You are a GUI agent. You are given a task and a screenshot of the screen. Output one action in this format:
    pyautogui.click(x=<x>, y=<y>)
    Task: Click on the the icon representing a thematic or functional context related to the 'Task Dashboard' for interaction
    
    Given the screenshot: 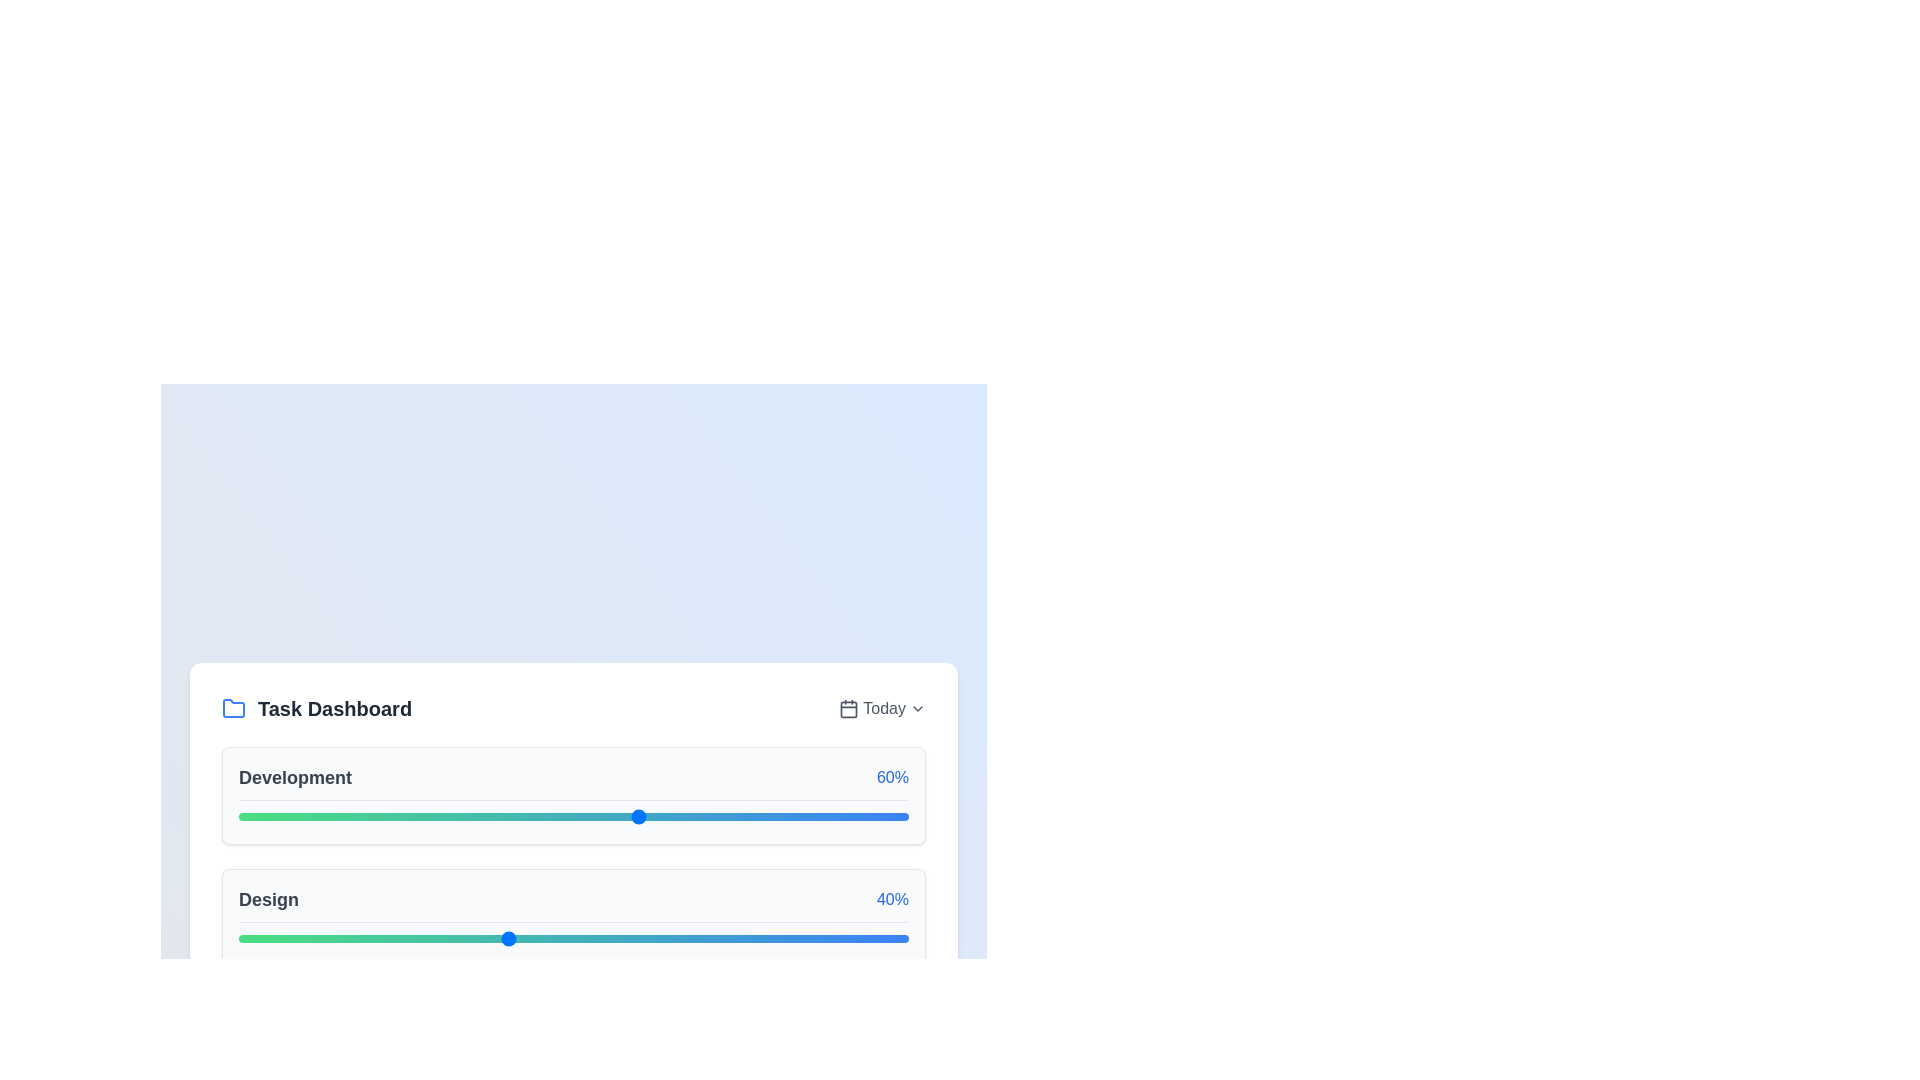 What is the action you would take?
    pyautogui.click(x=234, y=707)
    